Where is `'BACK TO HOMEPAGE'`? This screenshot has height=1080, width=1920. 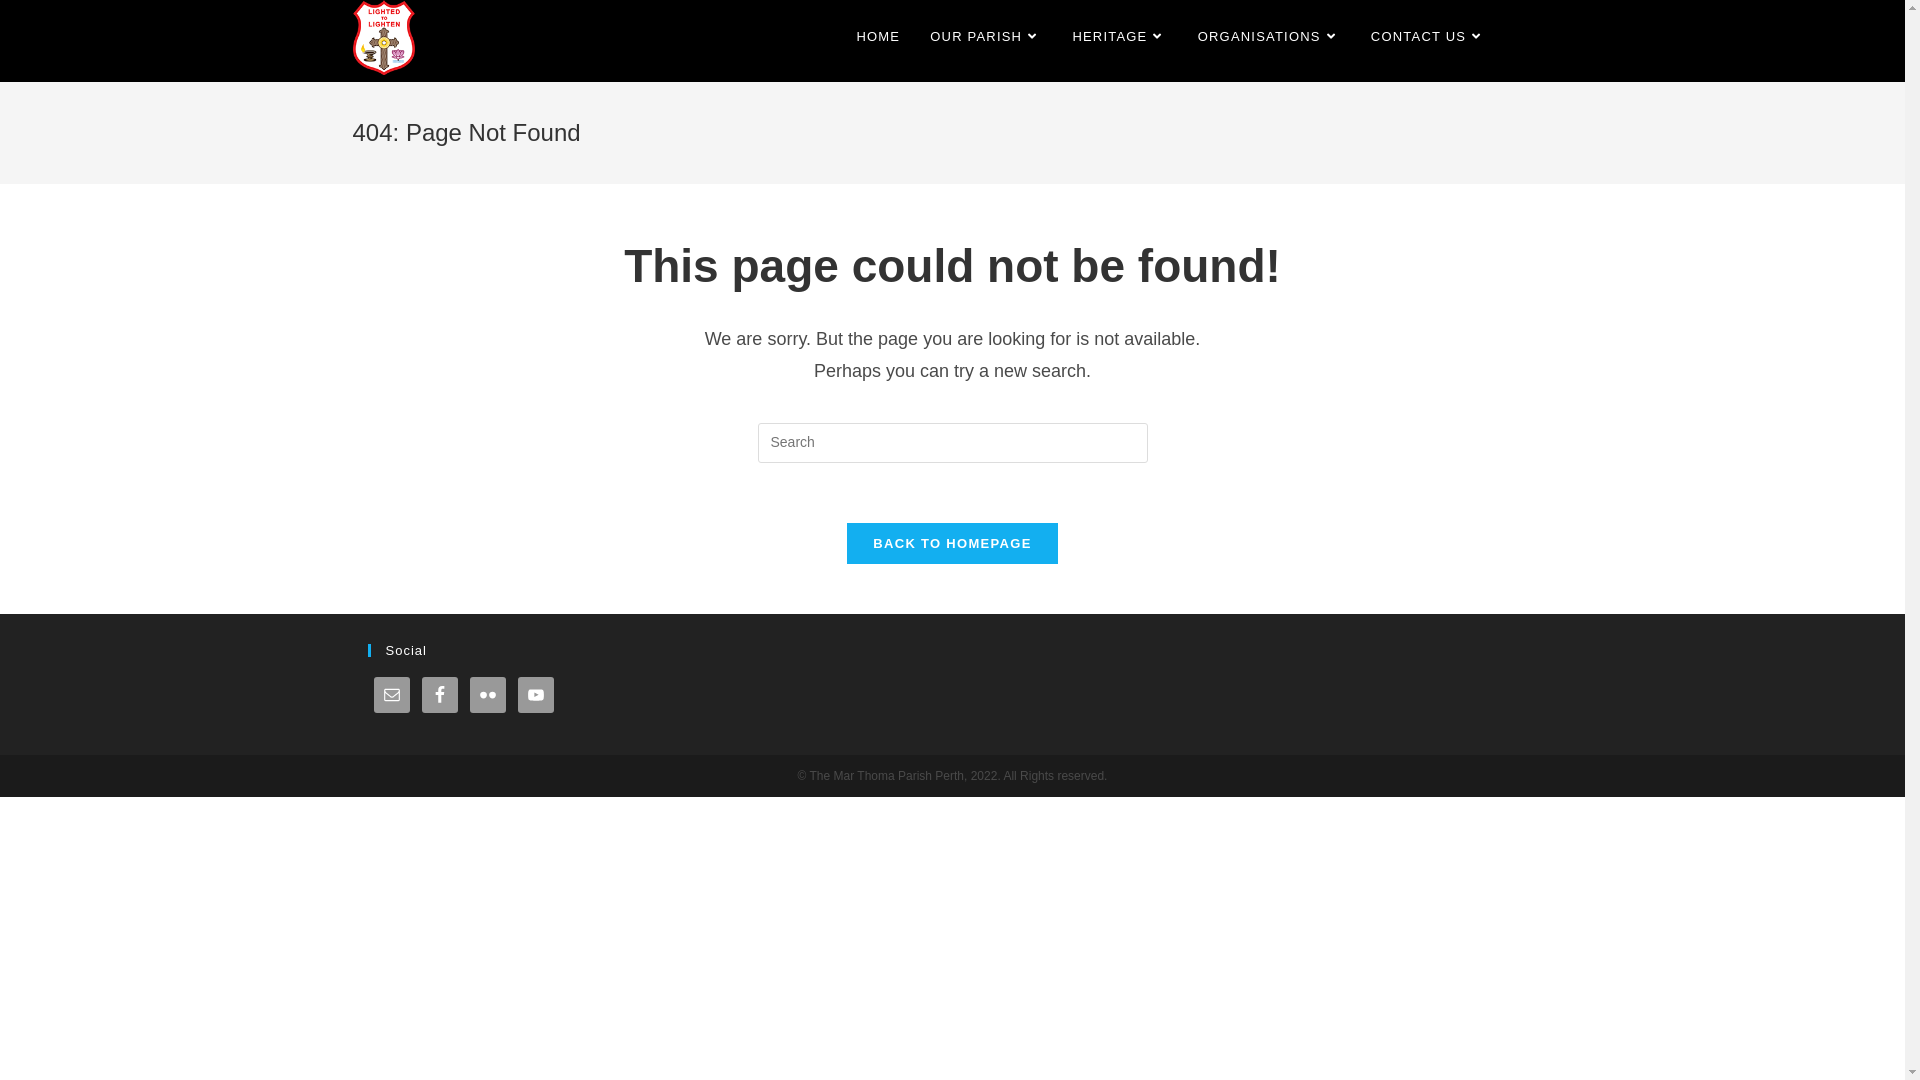
'BACK TO HOMEPAGE' is located at coordinates (950, 543).